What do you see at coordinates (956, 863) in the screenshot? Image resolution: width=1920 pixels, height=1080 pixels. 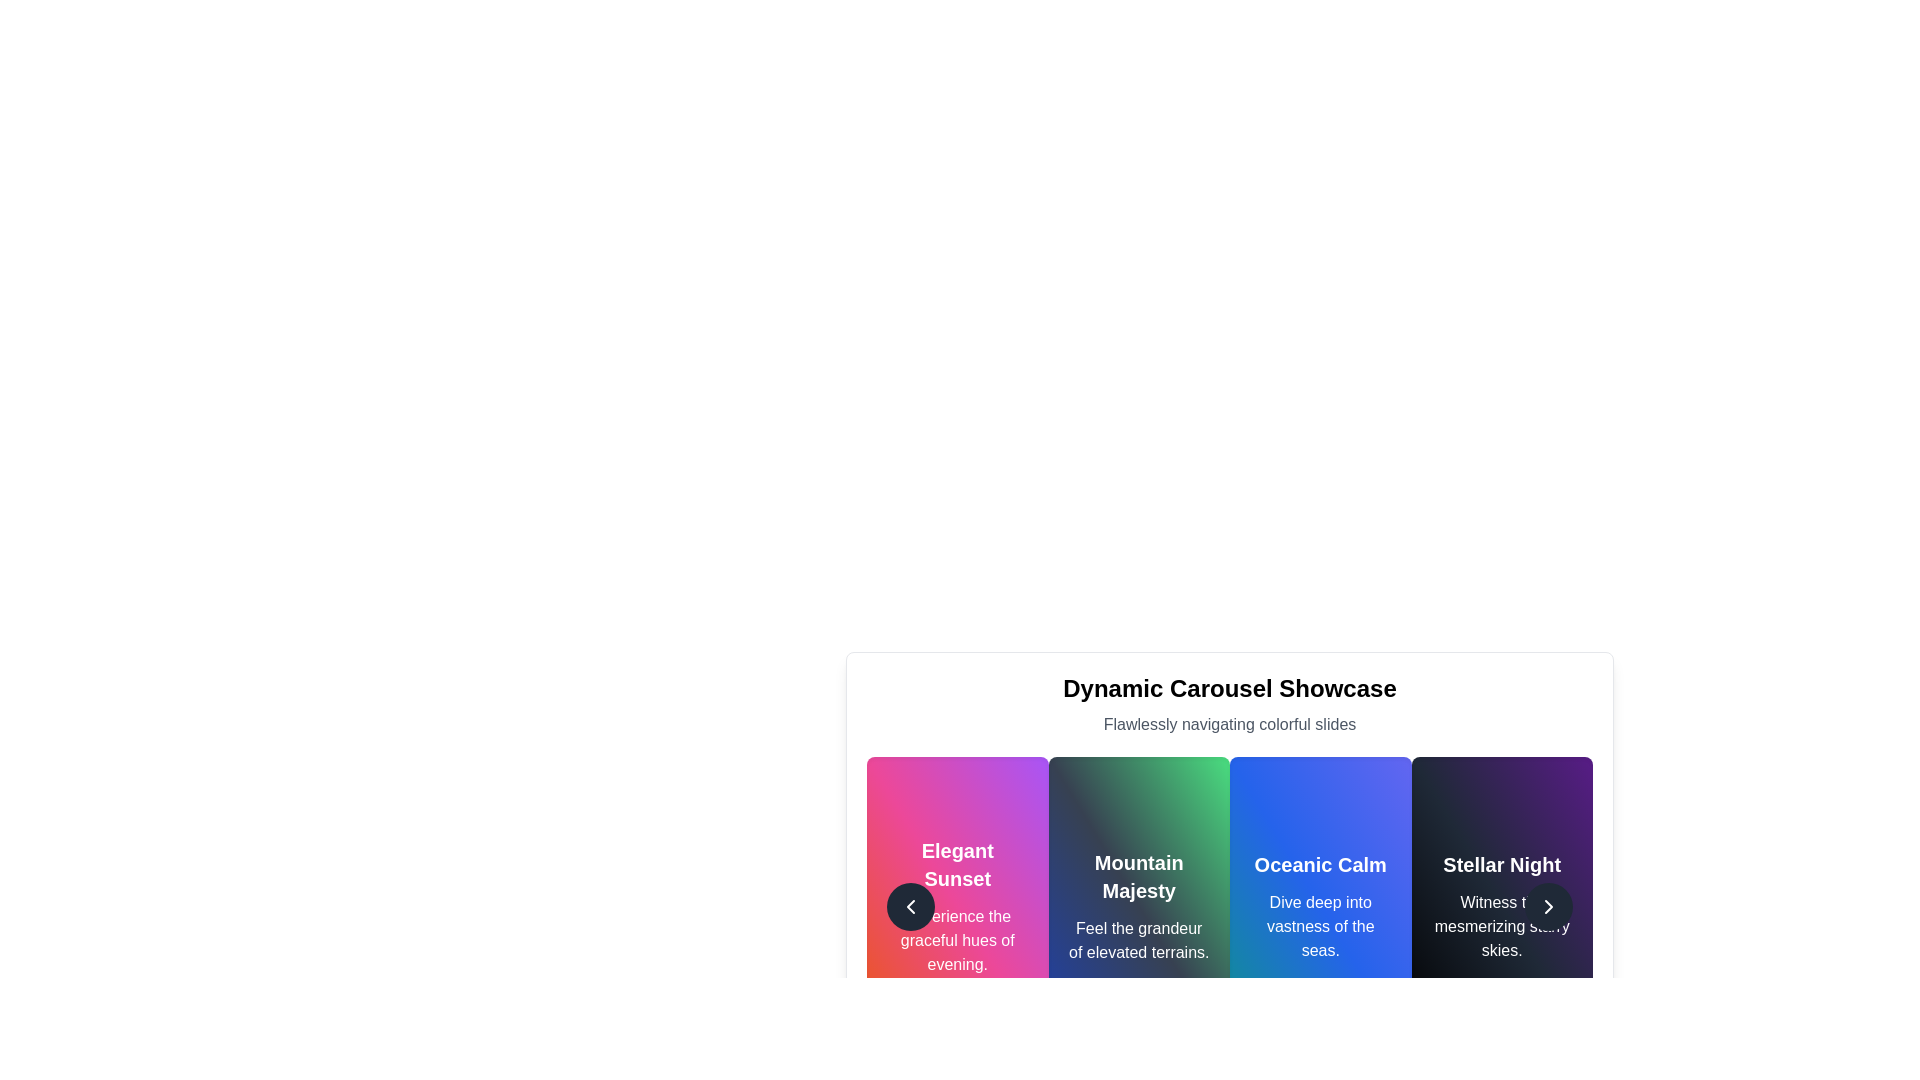 I see `the title Text label of the first card in the carousel, which describes the main theme of the card content` at bounding box center [956, 863].